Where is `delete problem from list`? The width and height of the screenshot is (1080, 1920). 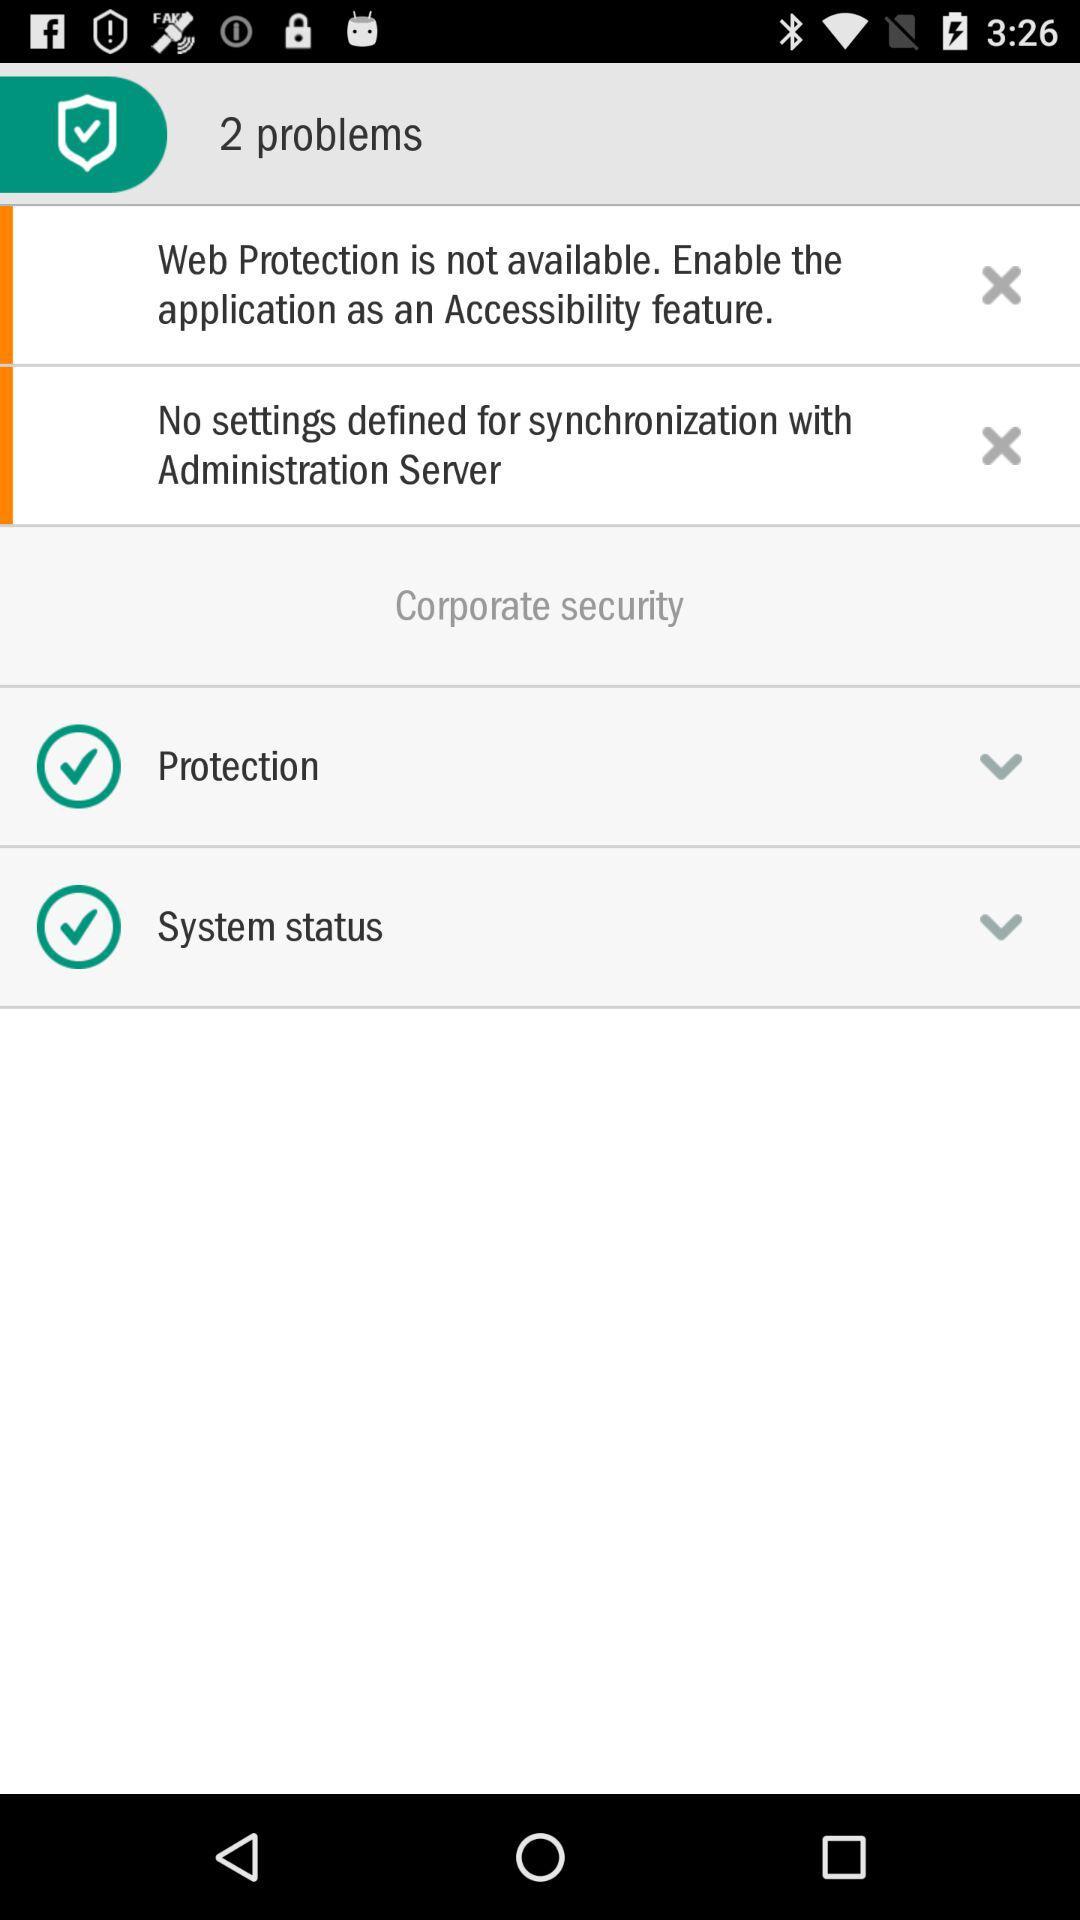
delete problem from list is located at coordinates (1001, 283).